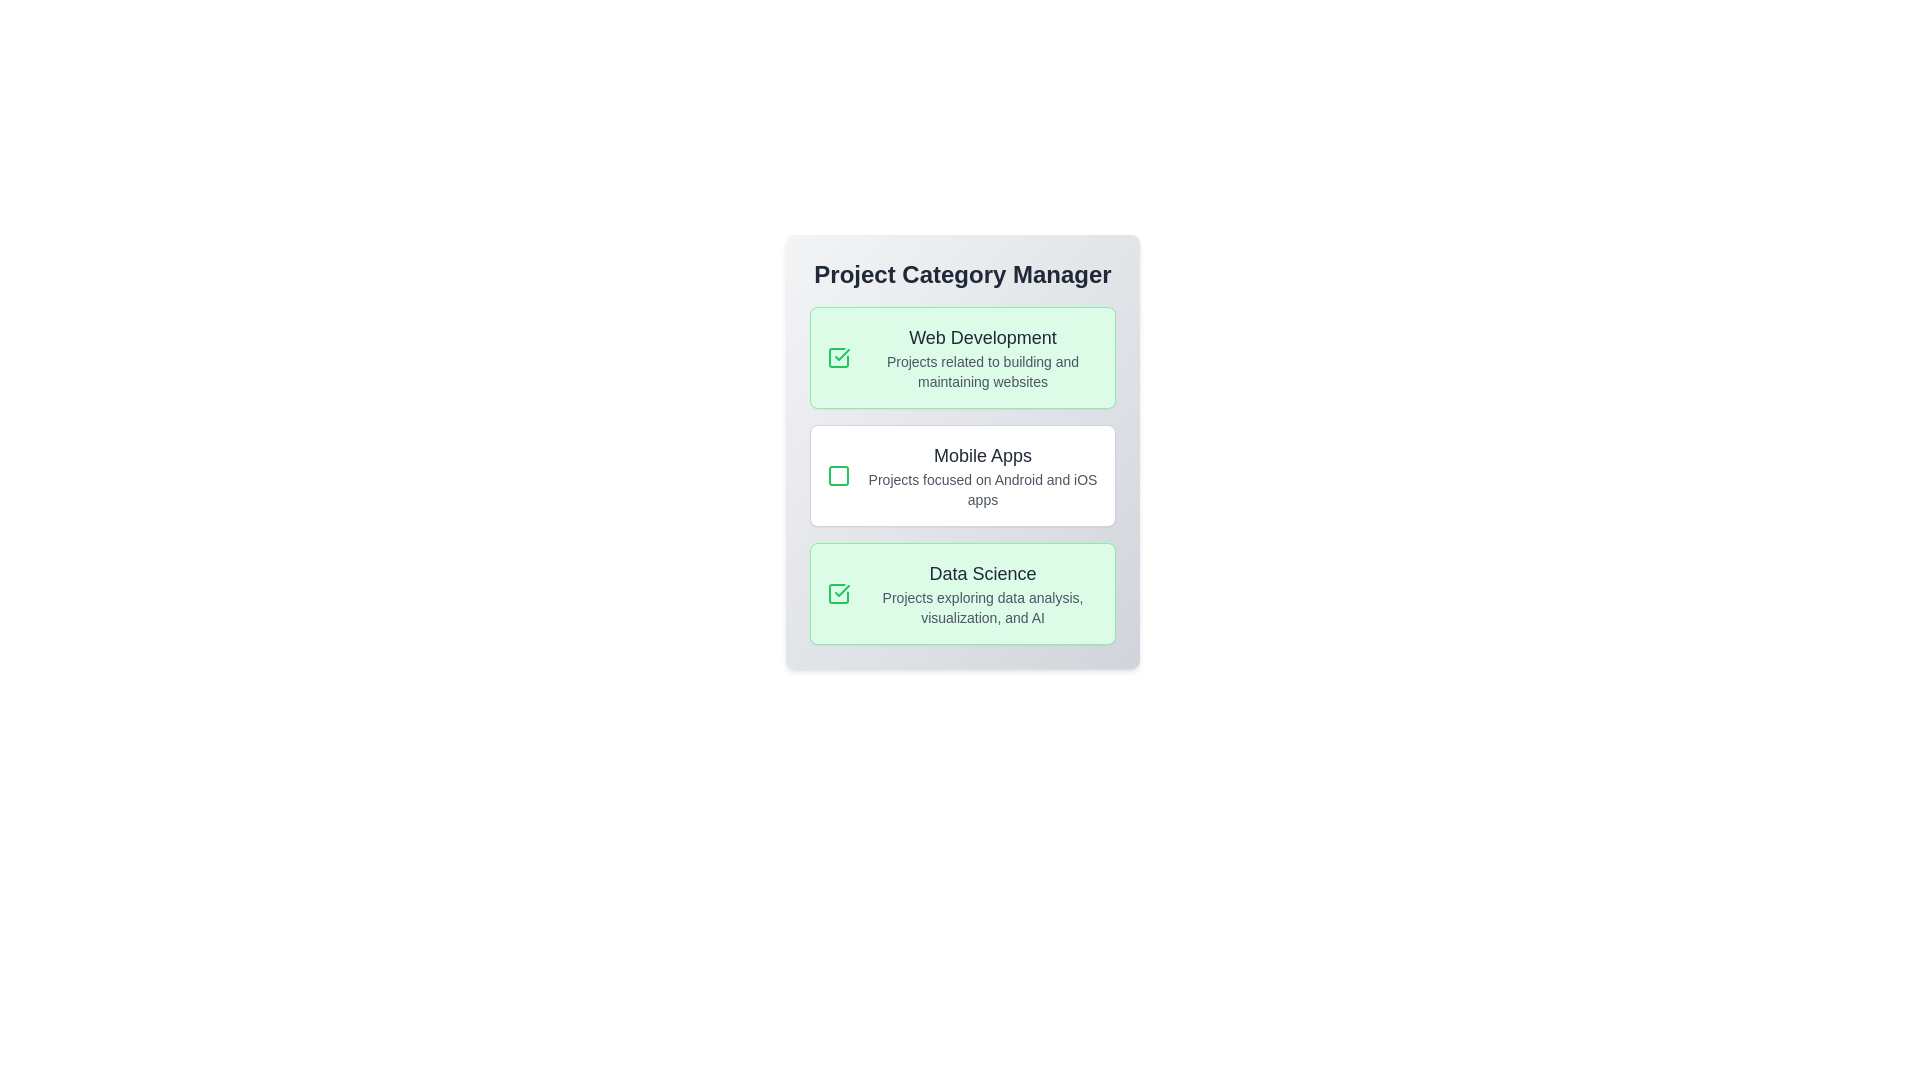 This screenshot has height=1080, width=1920. Describe the element at coordinates (839, 593) in the screenshot. I see `the checkbox styled with a square outline and a green checkmark, which is part of the 'Data Science' category interface` at that location.